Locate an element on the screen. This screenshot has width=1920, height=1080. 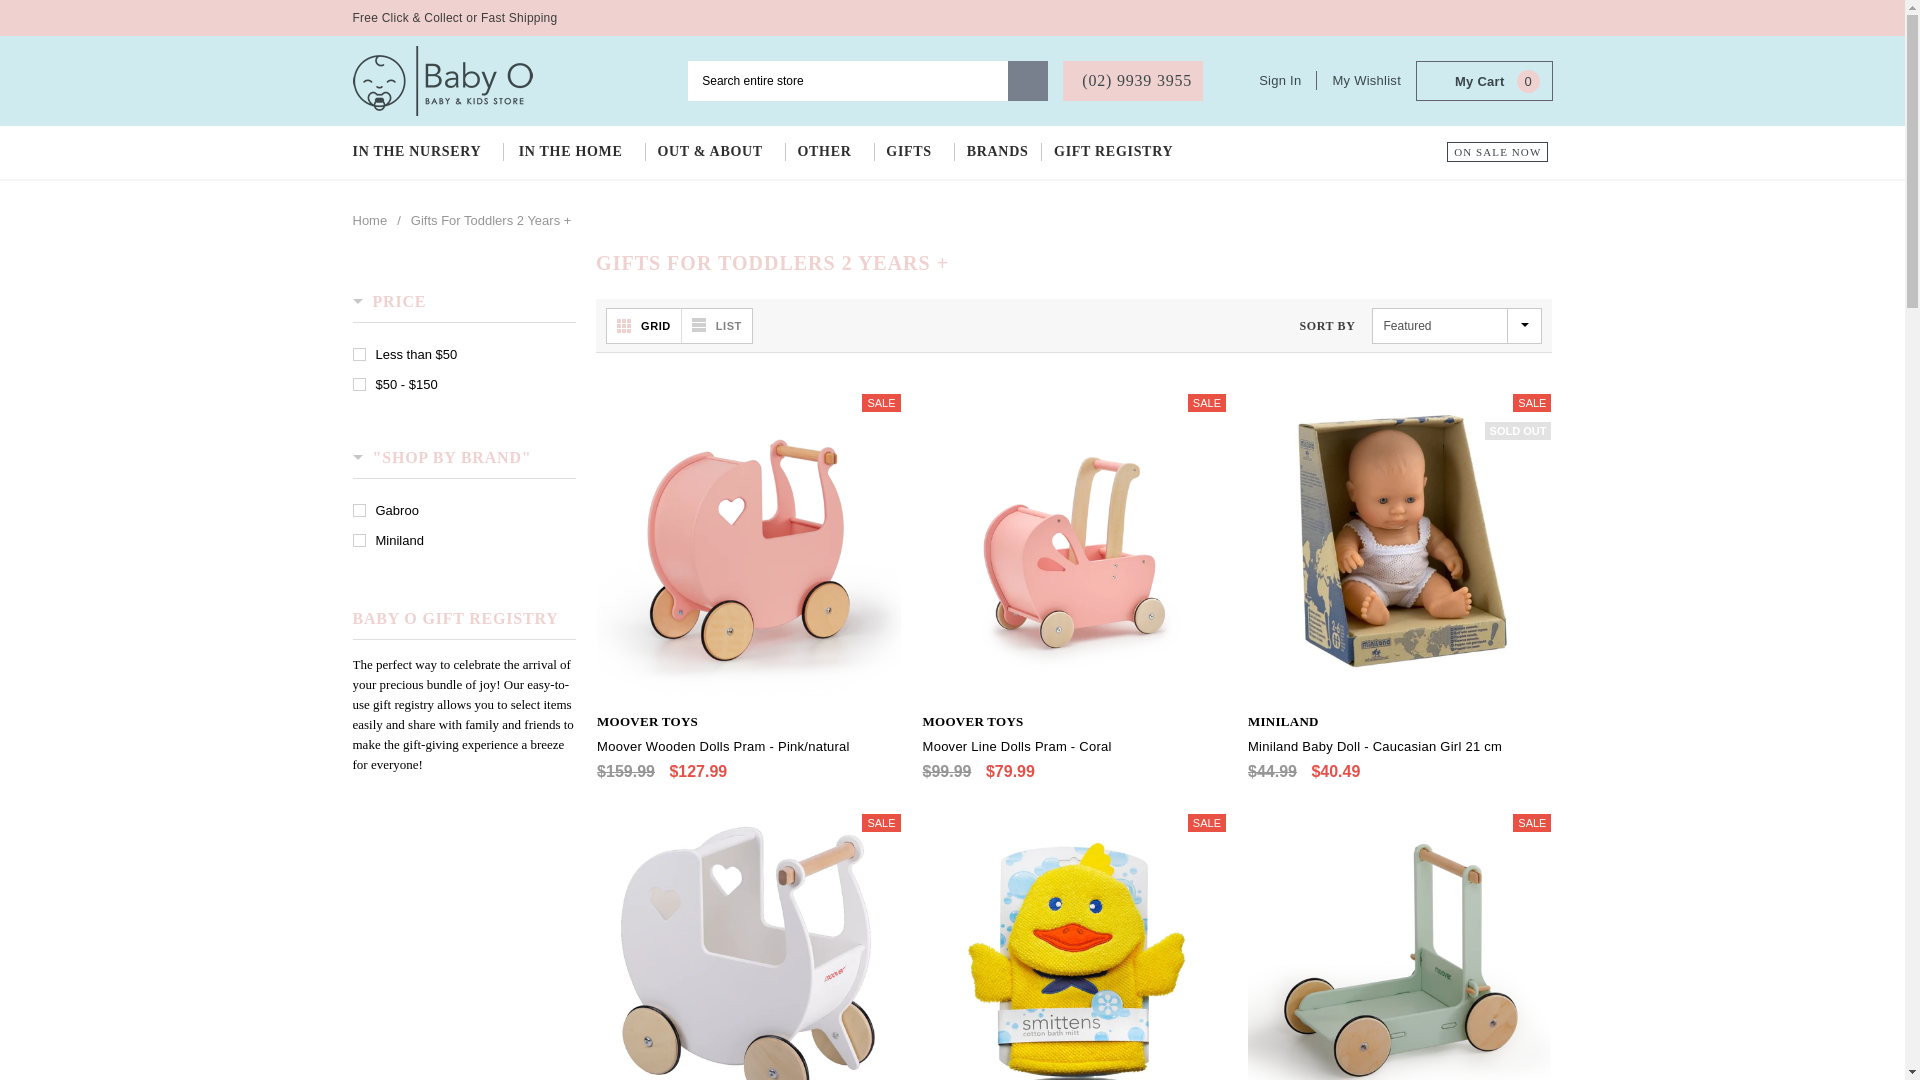
'LIST' is located at coordinates (681, 325).